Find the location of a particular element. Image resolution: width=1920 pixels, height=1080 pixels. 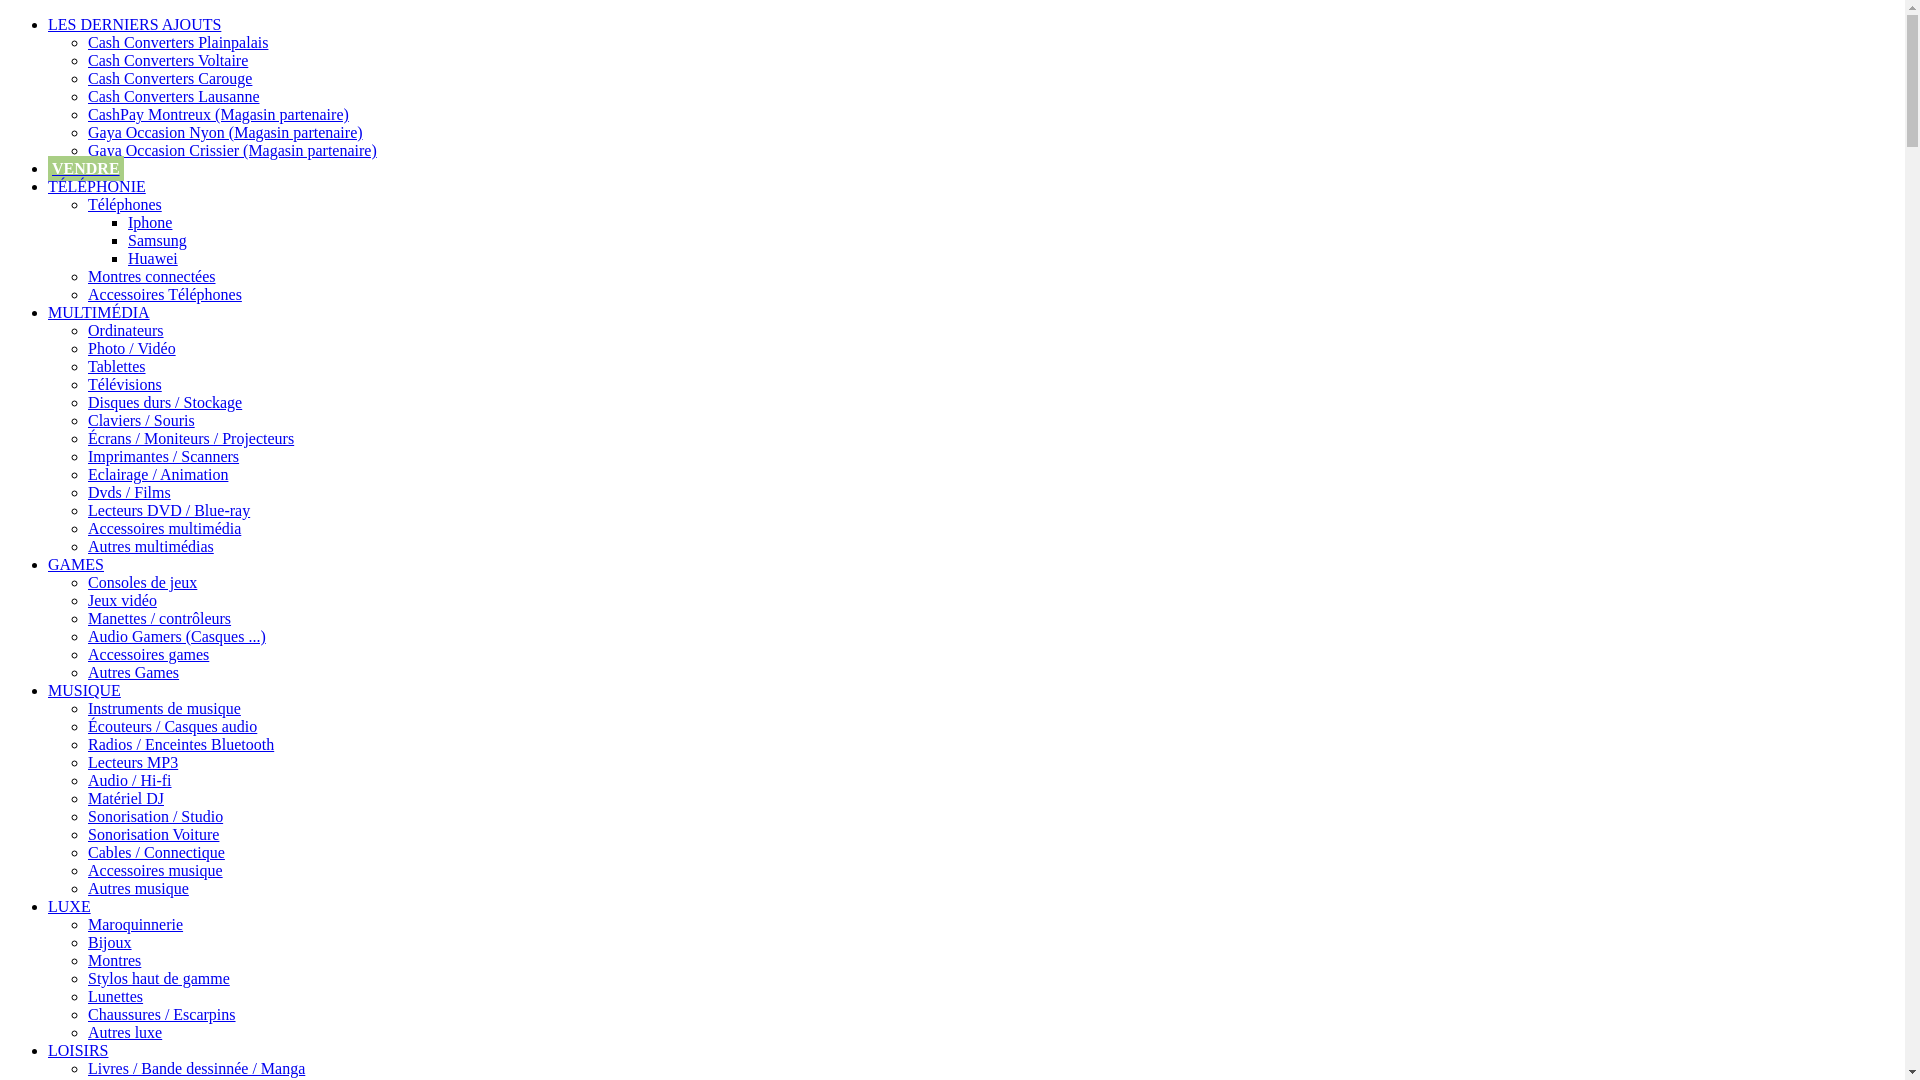

'Imprimantes / Scanners' is located at coordinates (86, 456).